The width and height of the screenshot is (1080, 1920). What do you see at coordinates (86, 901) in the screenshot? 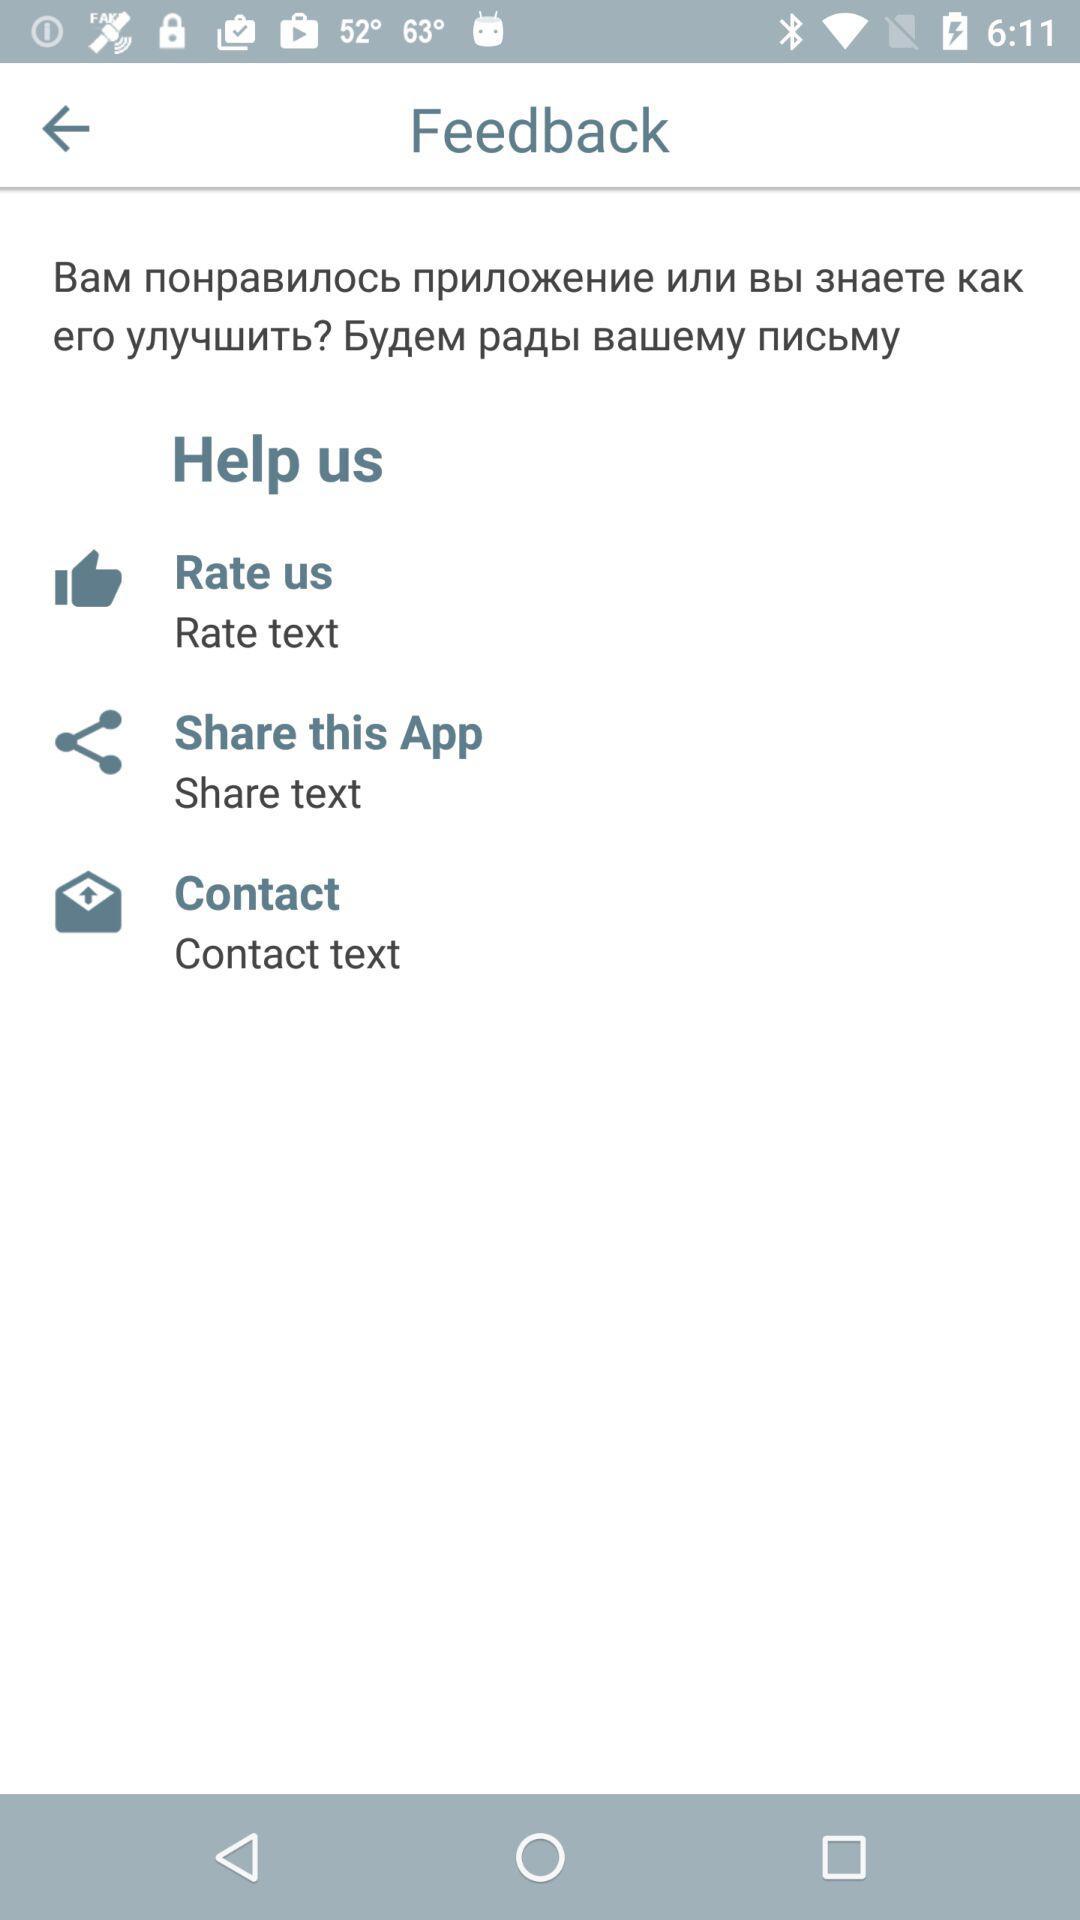
I see `app next to the contact` at bounding box center [86, 901].